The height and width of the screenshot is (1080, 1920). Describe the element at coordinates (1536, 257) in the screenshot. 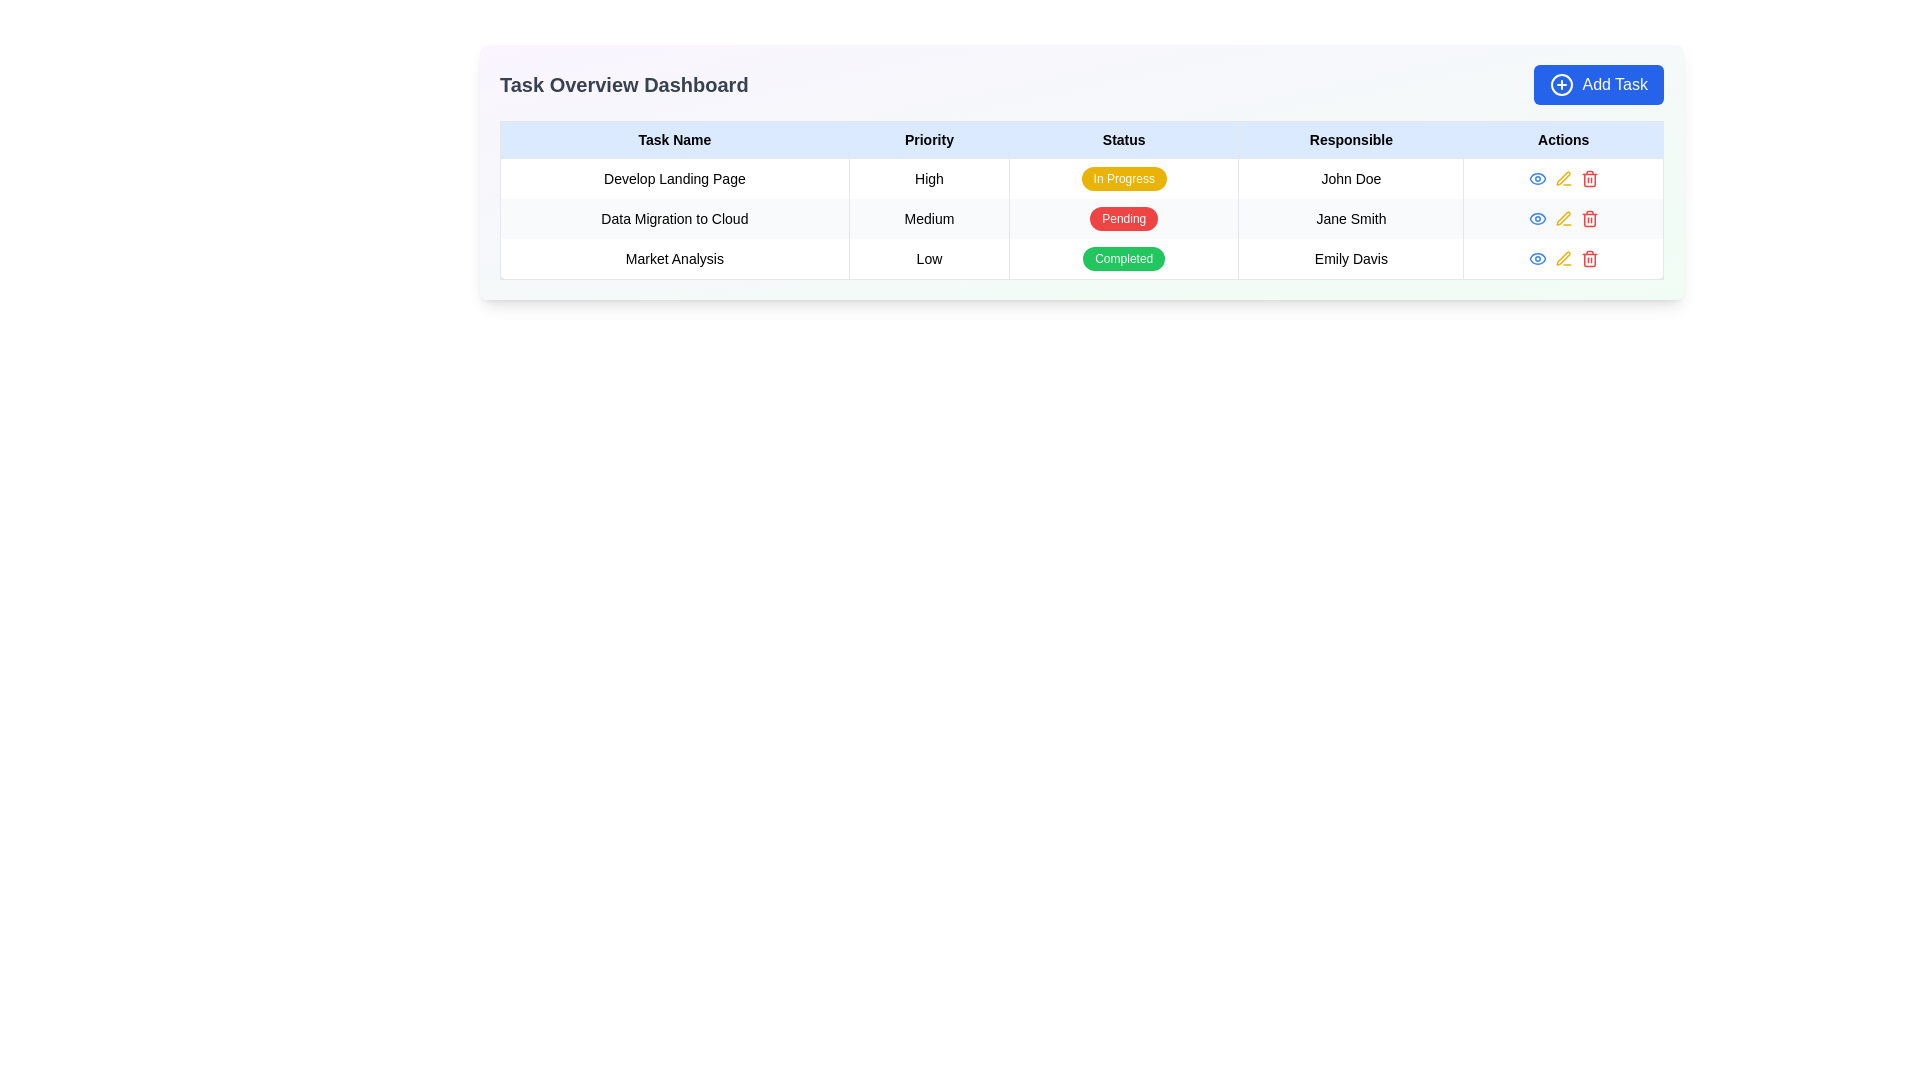

I see `the visibility indicator icon located in the 'Actions' column of the table's first row` at that location.